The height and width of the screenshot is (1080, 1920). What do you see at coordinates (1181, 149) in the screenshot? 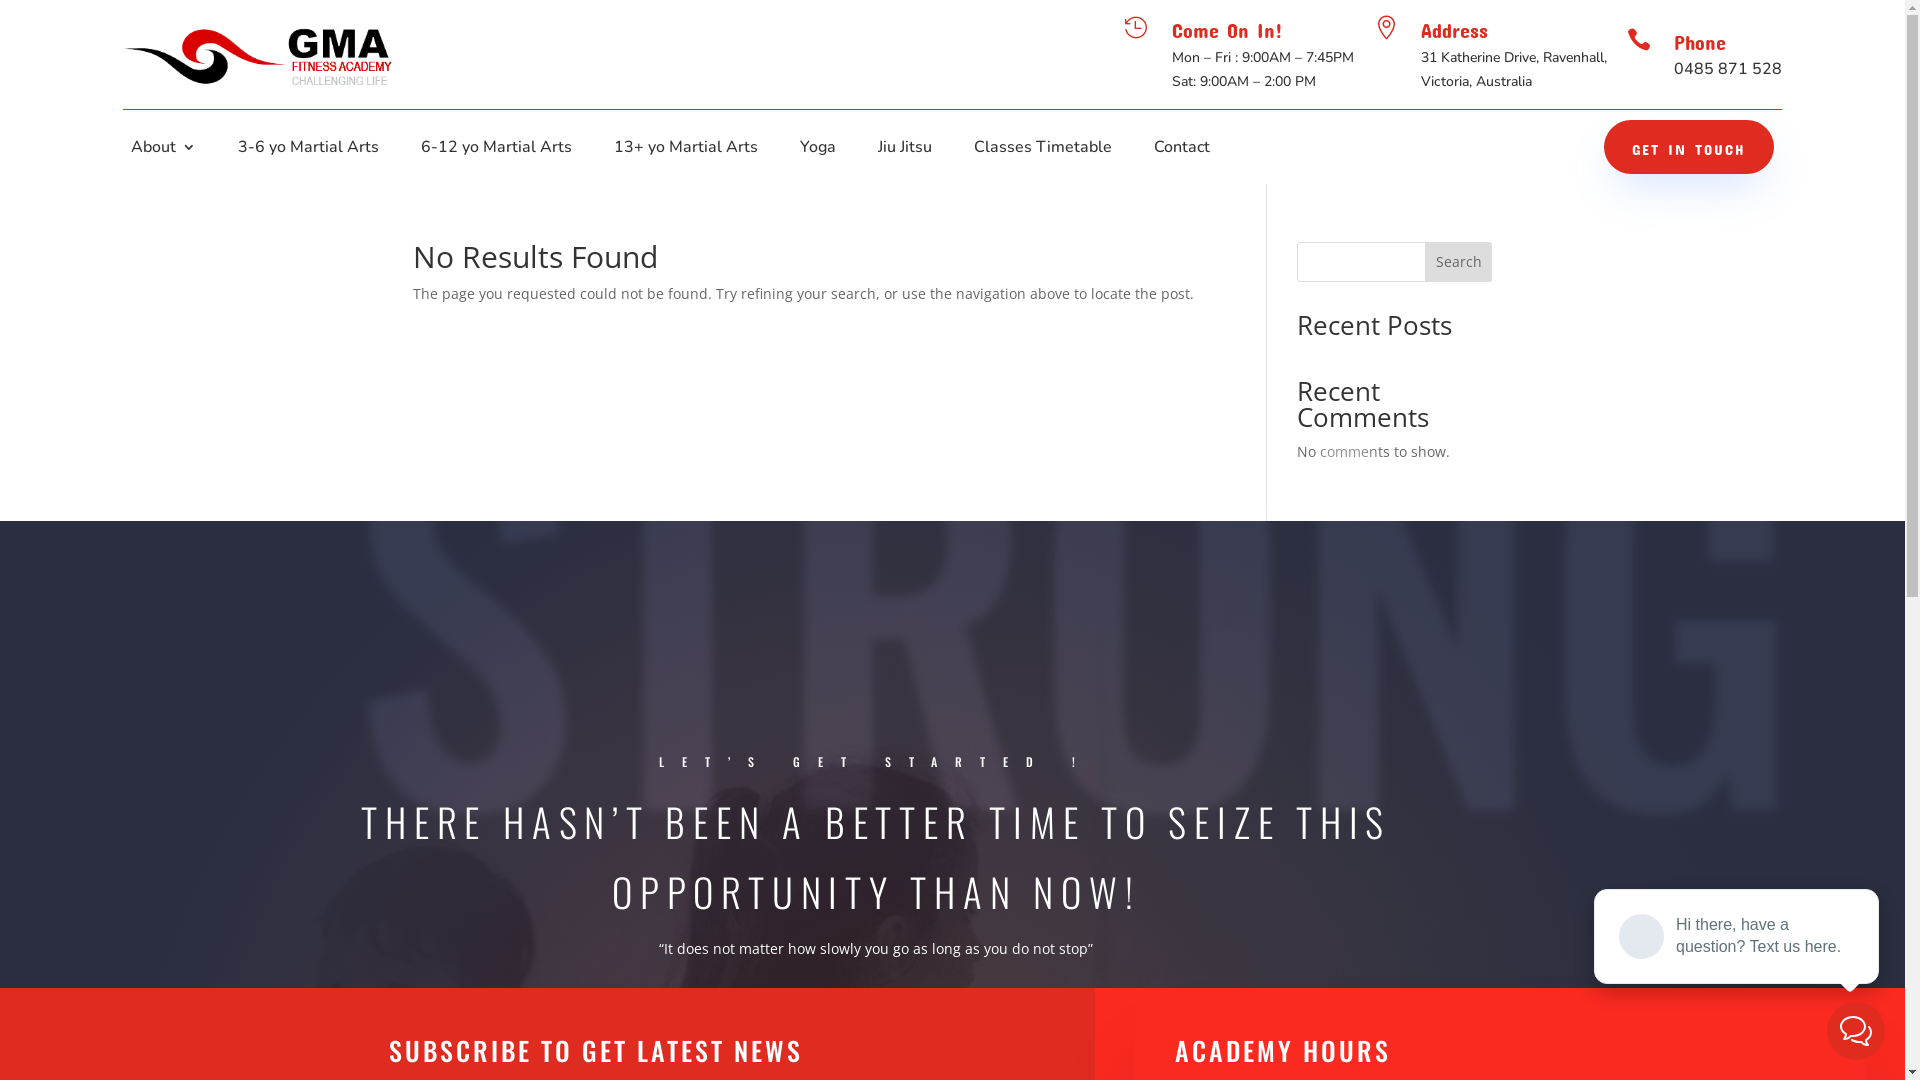
I see `'Contact'` at bounding box center [1181, 149].